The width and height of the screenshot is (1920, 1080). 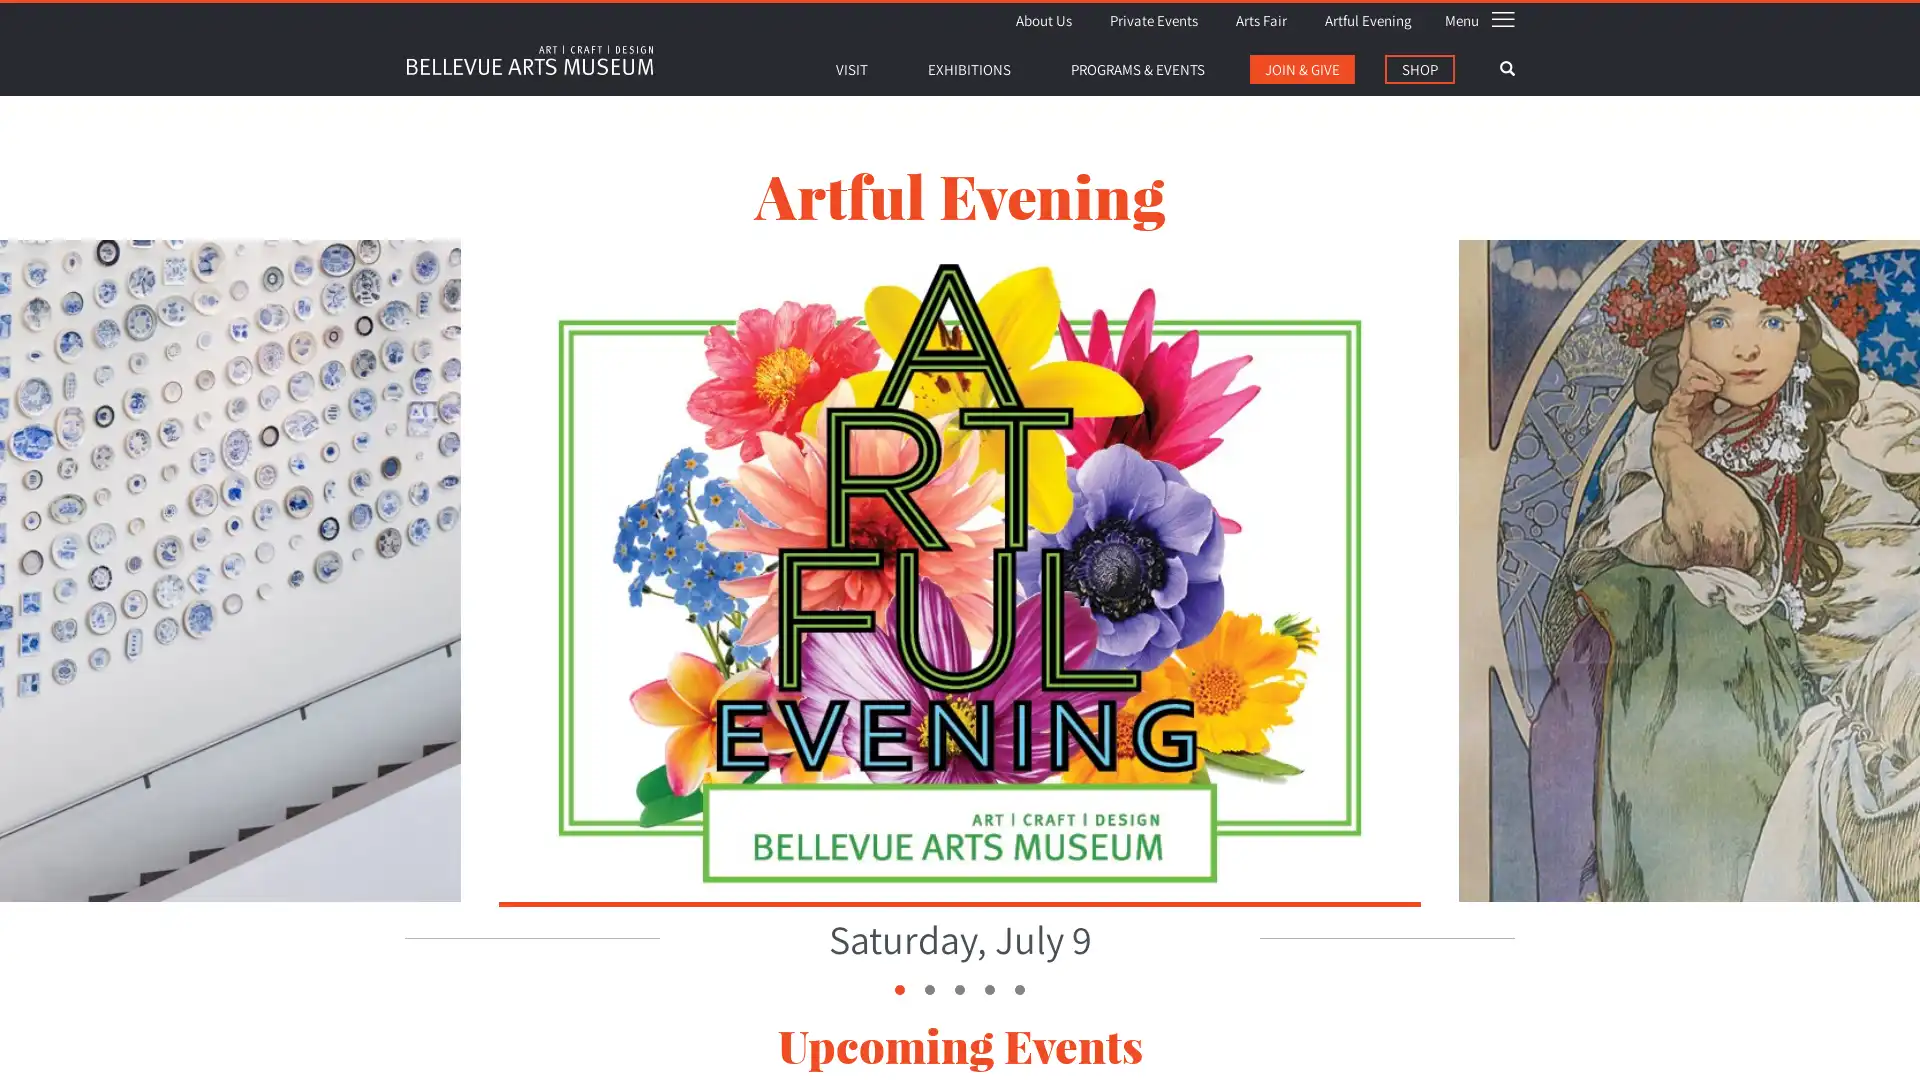 I want to click on 1, so click(x=899, y=990).